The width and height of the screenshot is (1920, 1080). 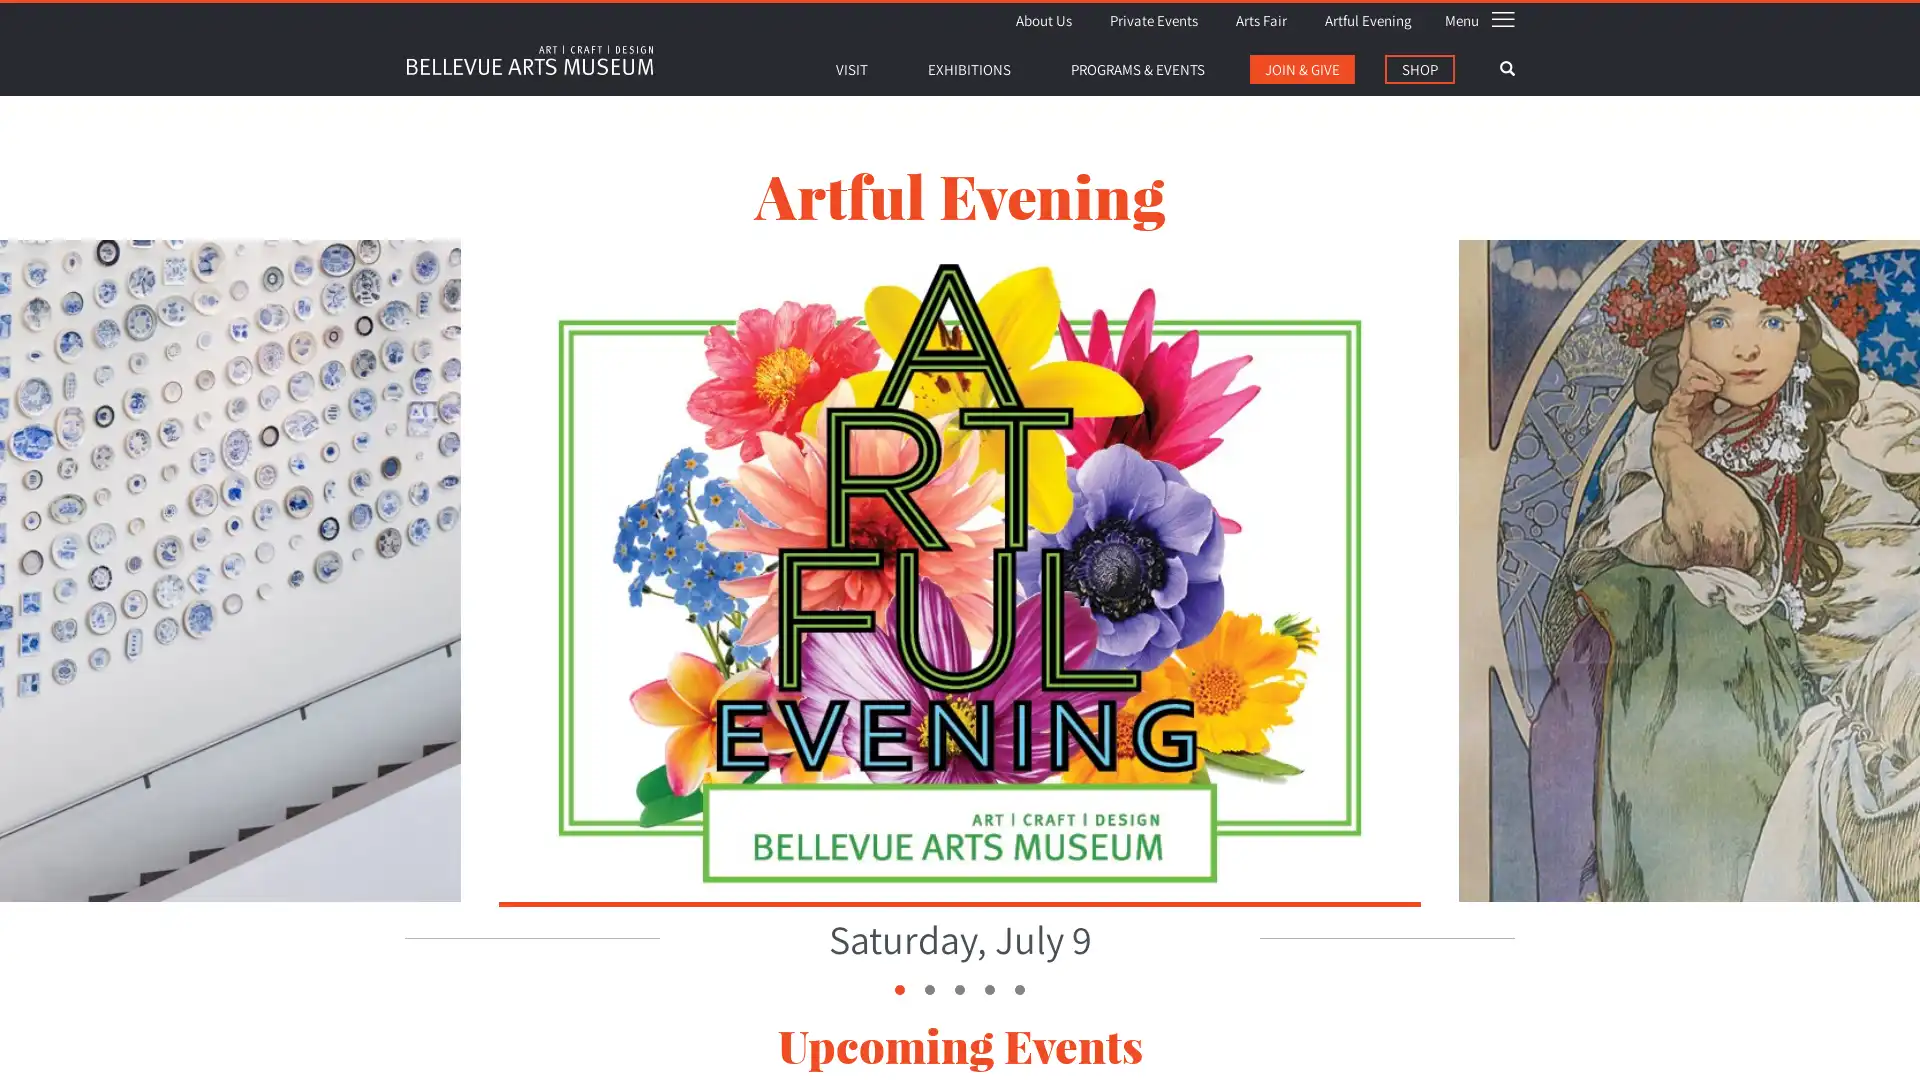 I want to click on 1, so click(x=899, y=990).